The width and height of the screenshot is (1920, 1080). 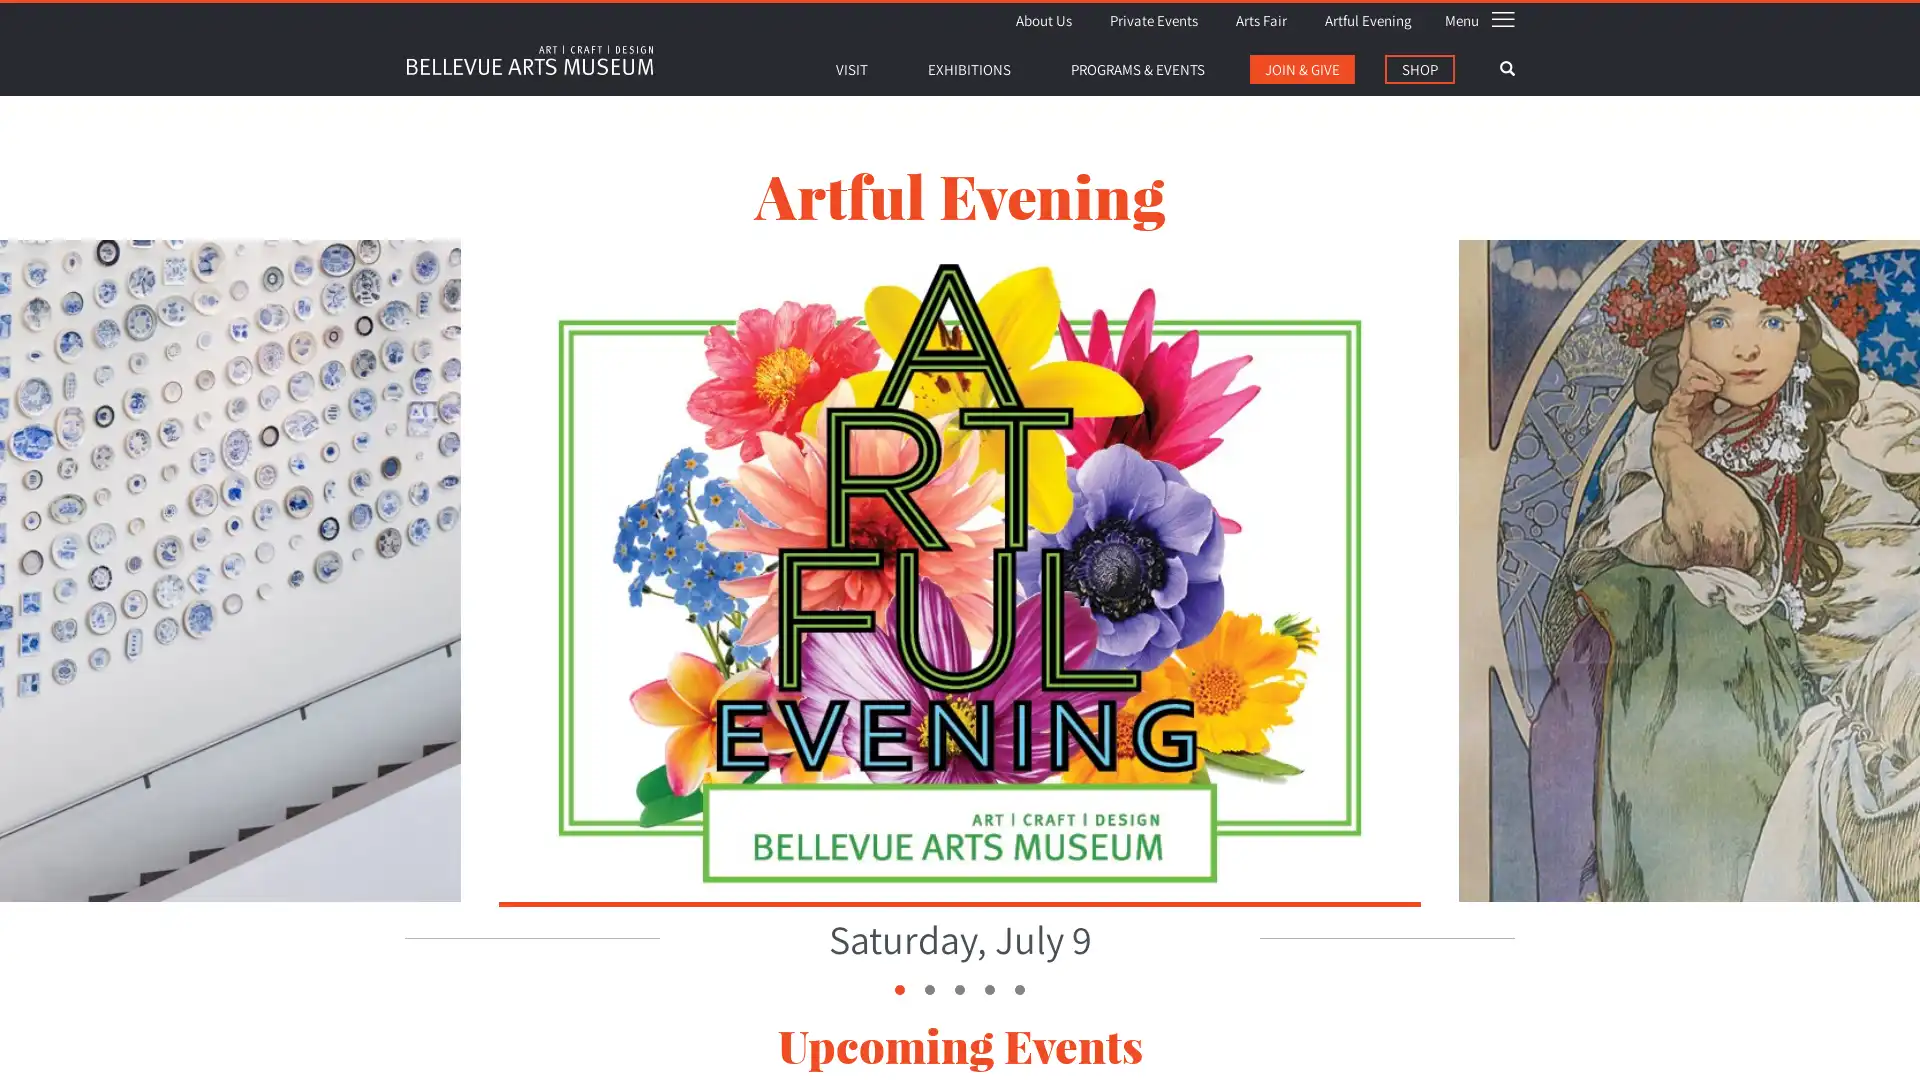 I want to click on 1, so click(x=899, y=990).